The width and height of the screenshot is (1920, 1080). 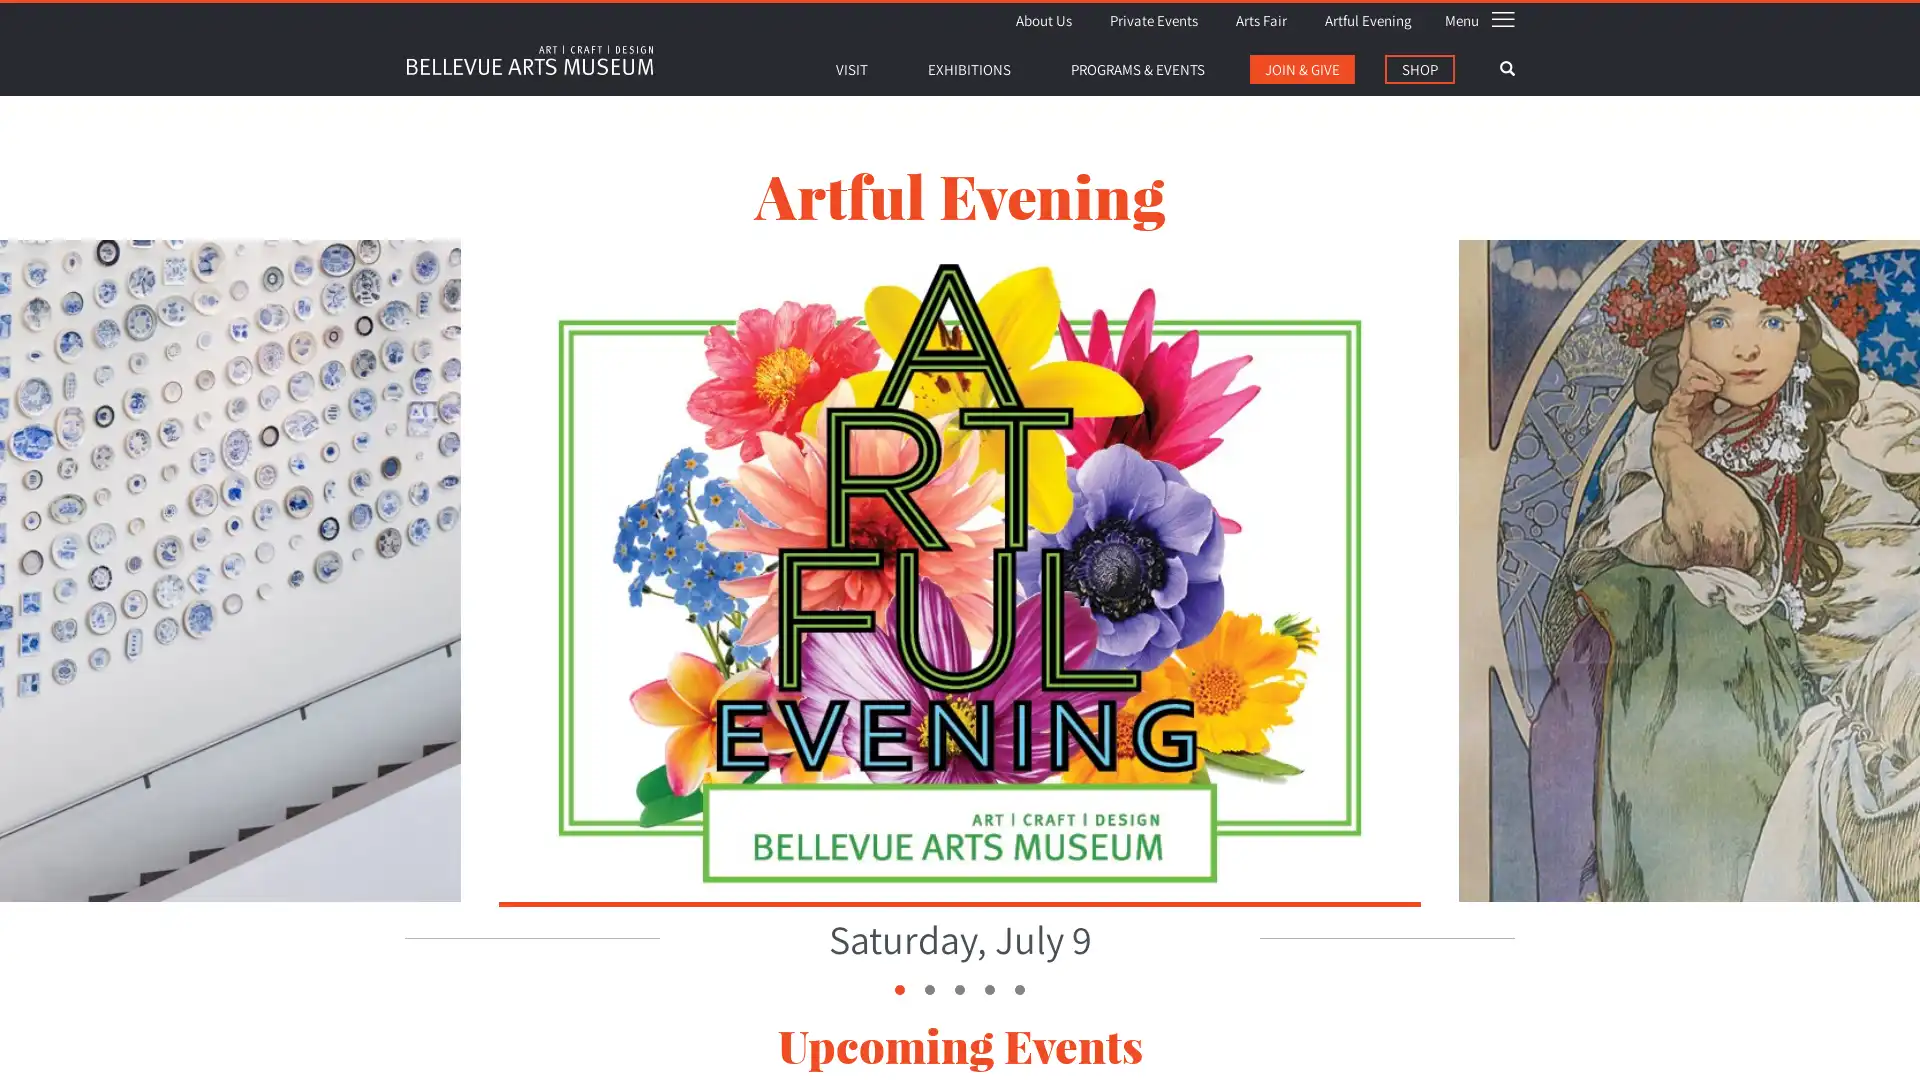 I want to click on 1, so click(x=899, y=990).